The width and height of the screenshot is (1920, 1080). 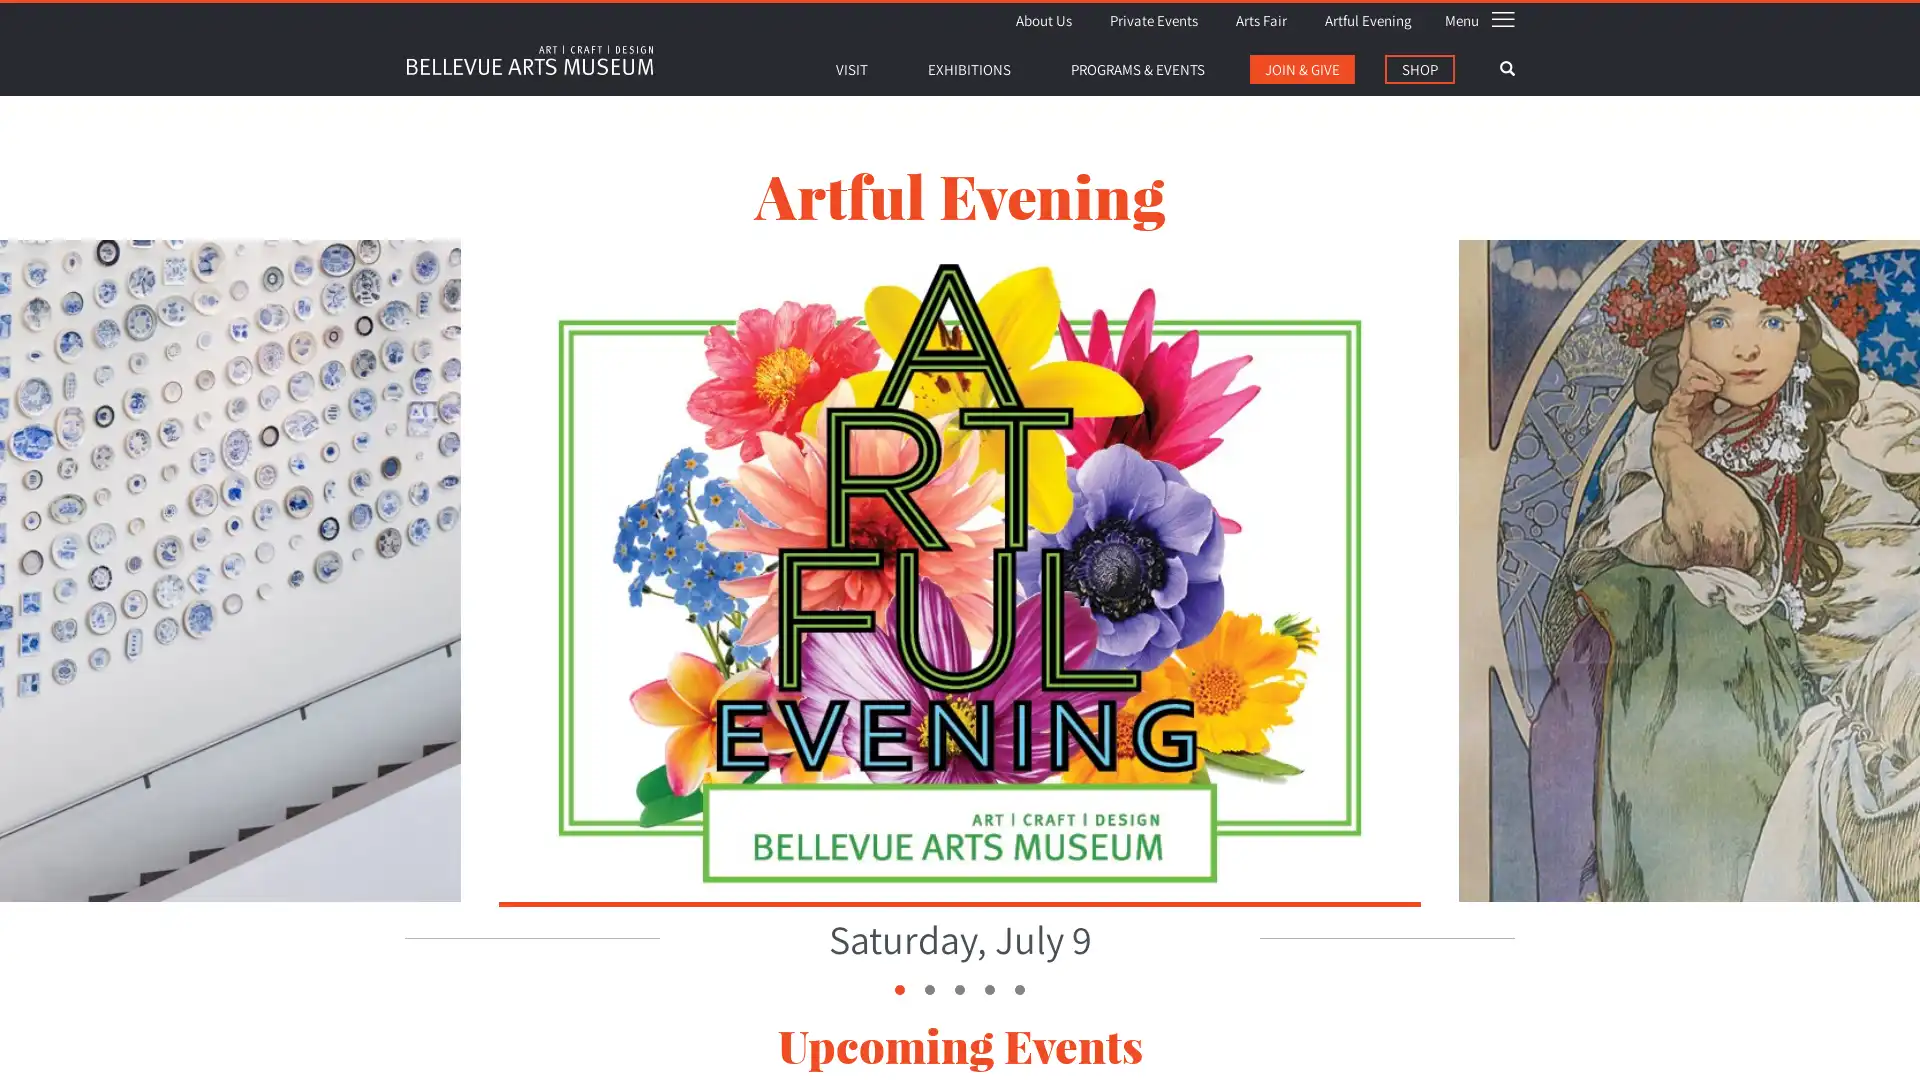 I want to click on 1, so click(x=899, y=990).